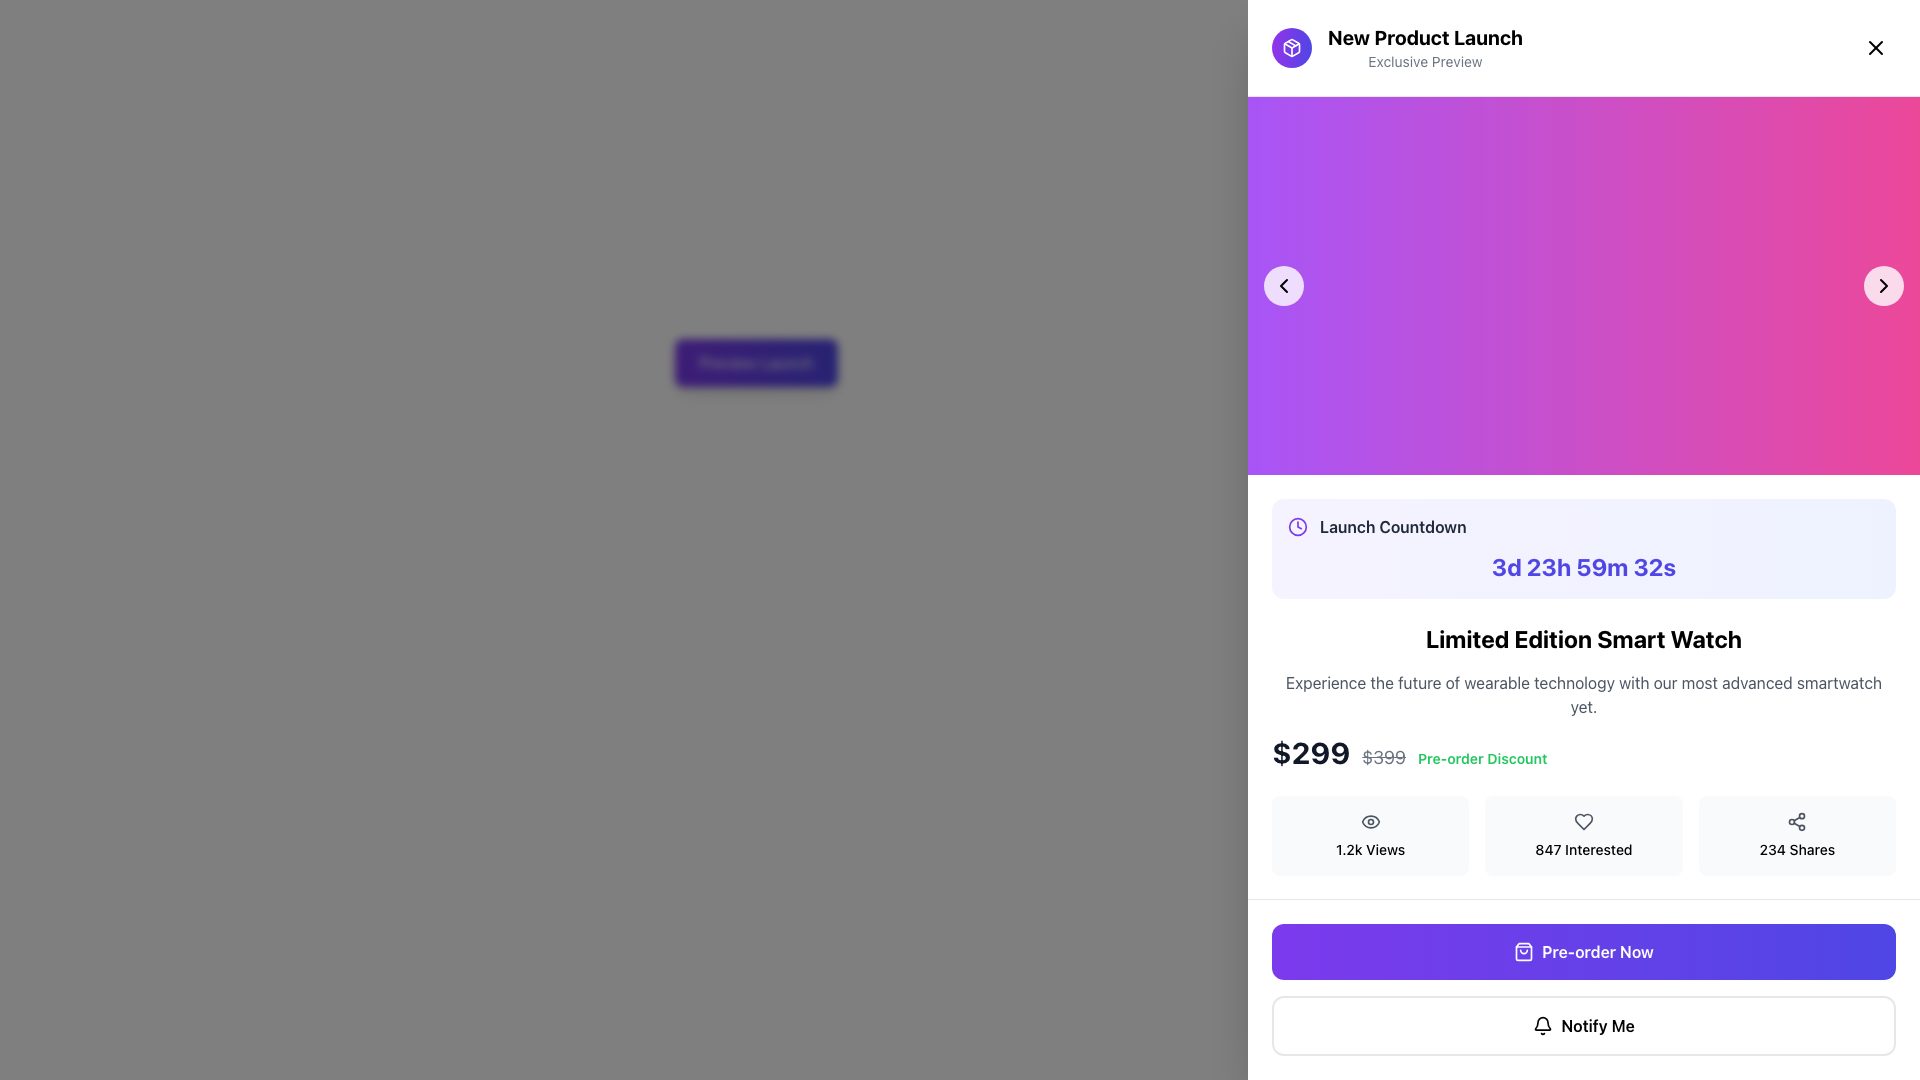  Describe the element at coordinates (1383, 758) in the screenshot. I see `the static text element displaying the previous price, which is styled with a line-through effect and located between the prices '$299' and 'Pre-order Discount'` at that location.